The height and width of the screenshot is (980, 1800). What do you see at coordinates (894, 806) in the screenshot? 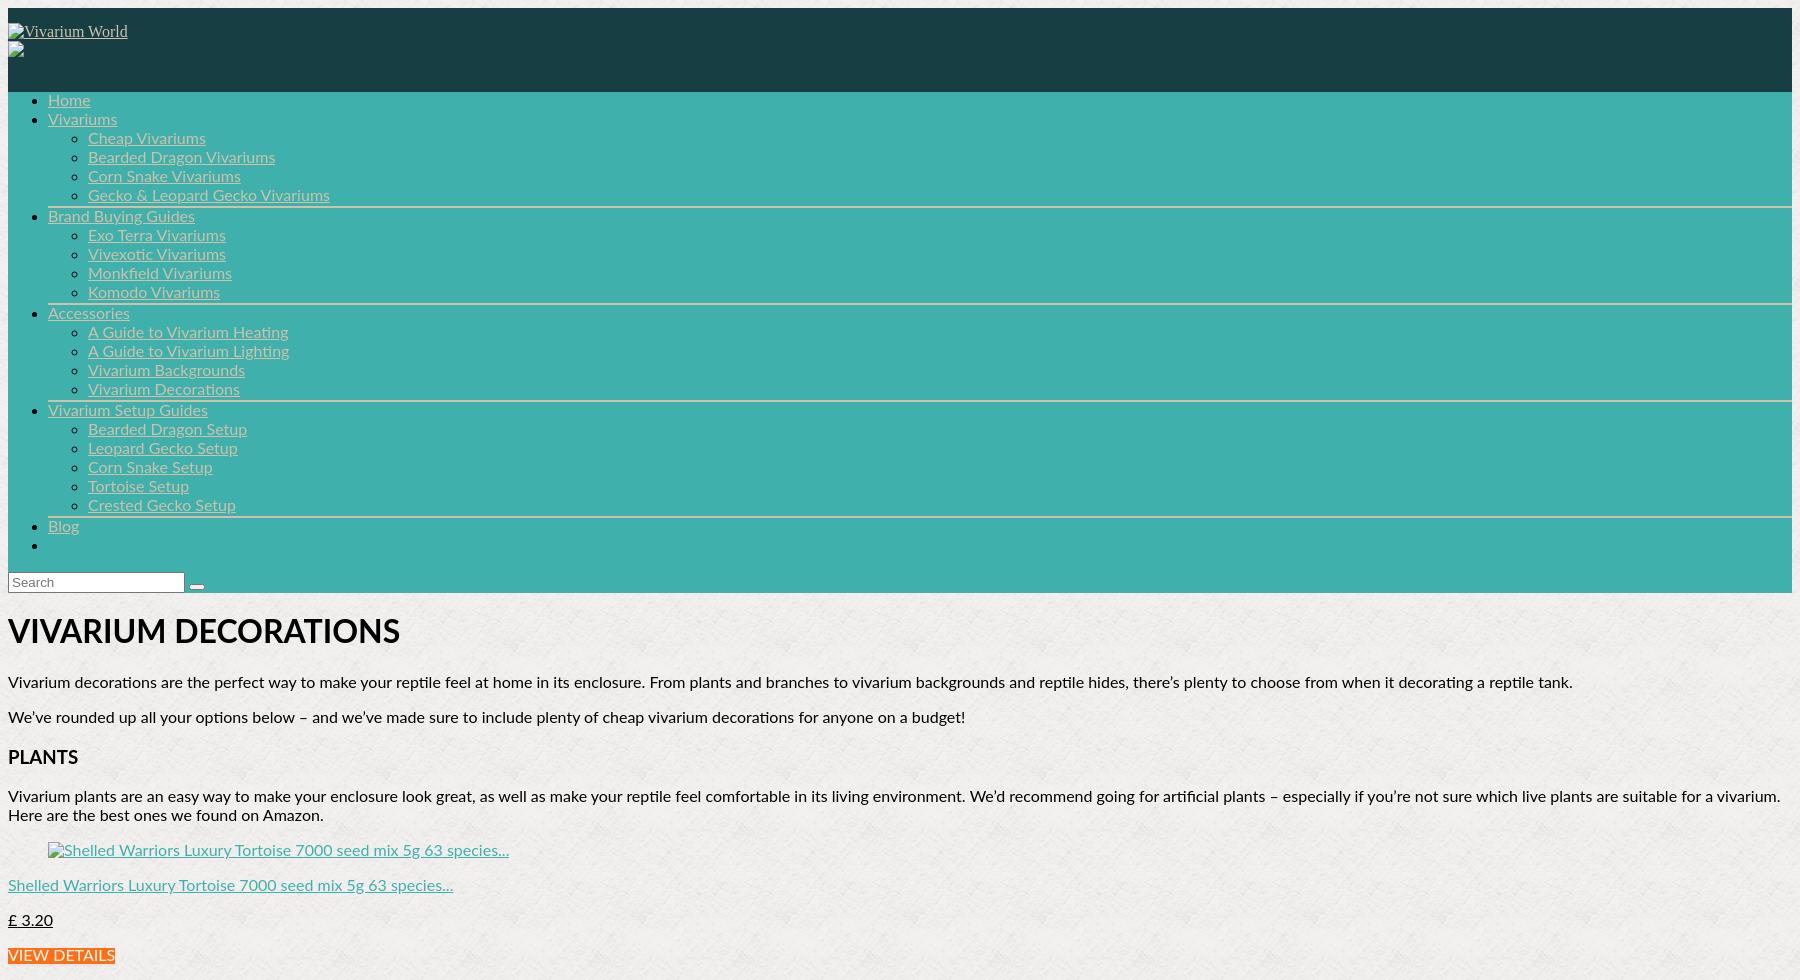
I see `'Vivarium plants are an easy way to make your enclosure look great, as well as make your reptile feel comfortable in its living environment. We’d recommend going for artificial plants – especially if you’re not sure which live plants are suitable for a vivarium. Here are the best ones we found on Amazon.'` at bounding box center [894, 806].